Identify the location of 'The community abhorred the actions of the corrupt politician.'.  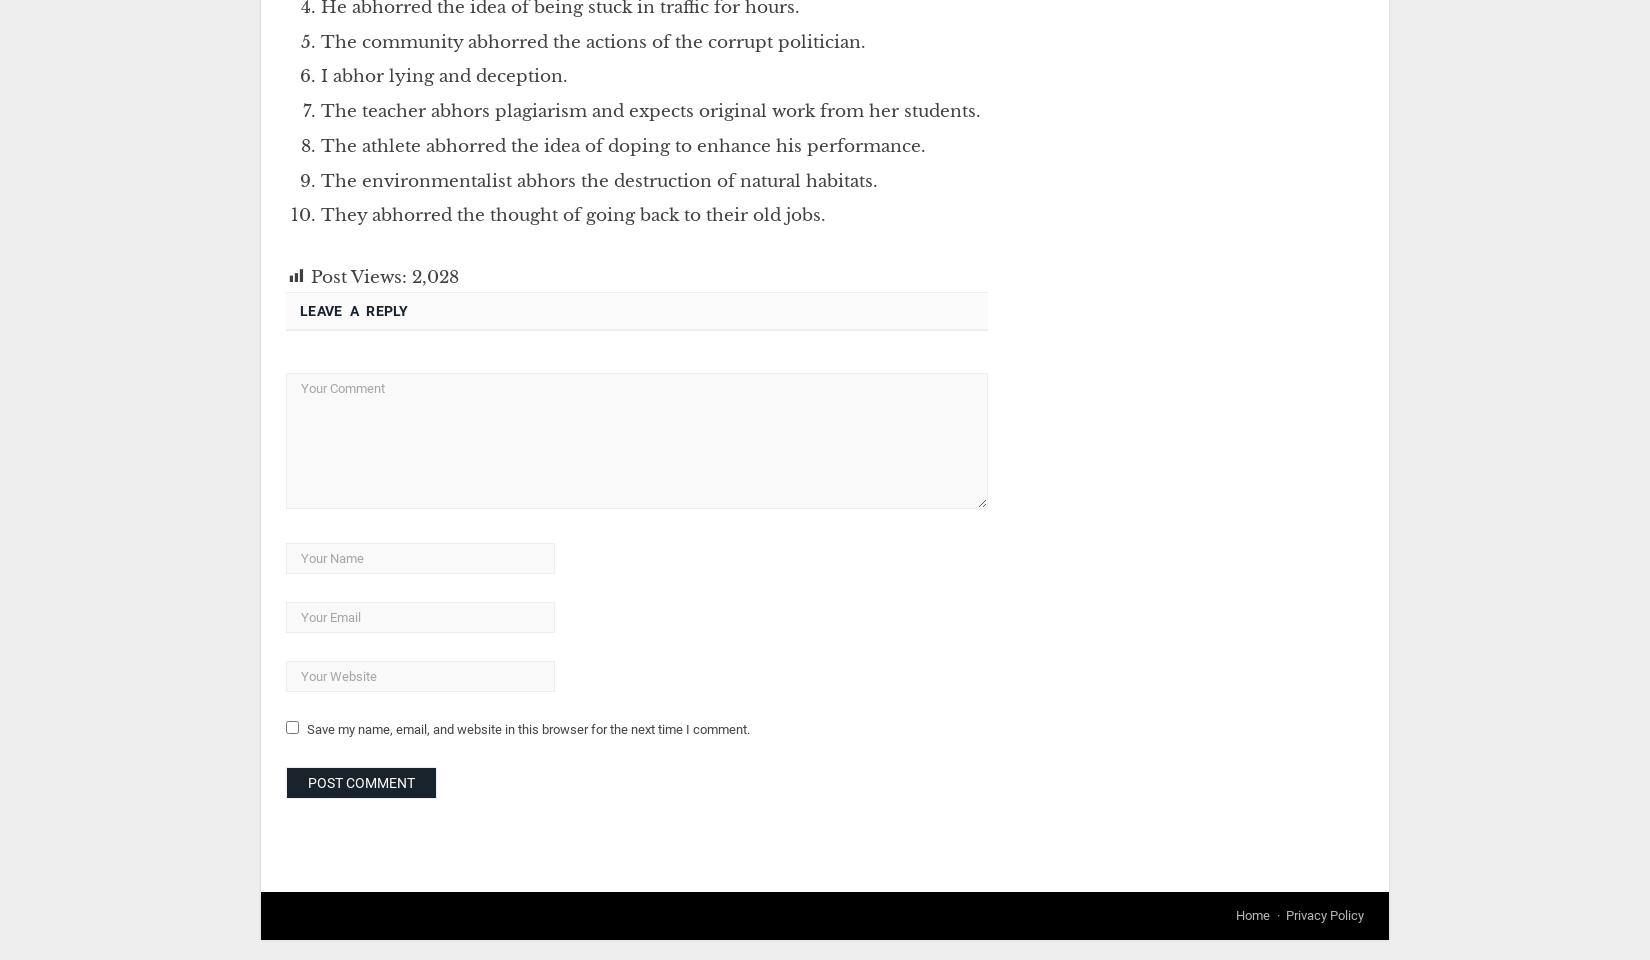
(320, 40).